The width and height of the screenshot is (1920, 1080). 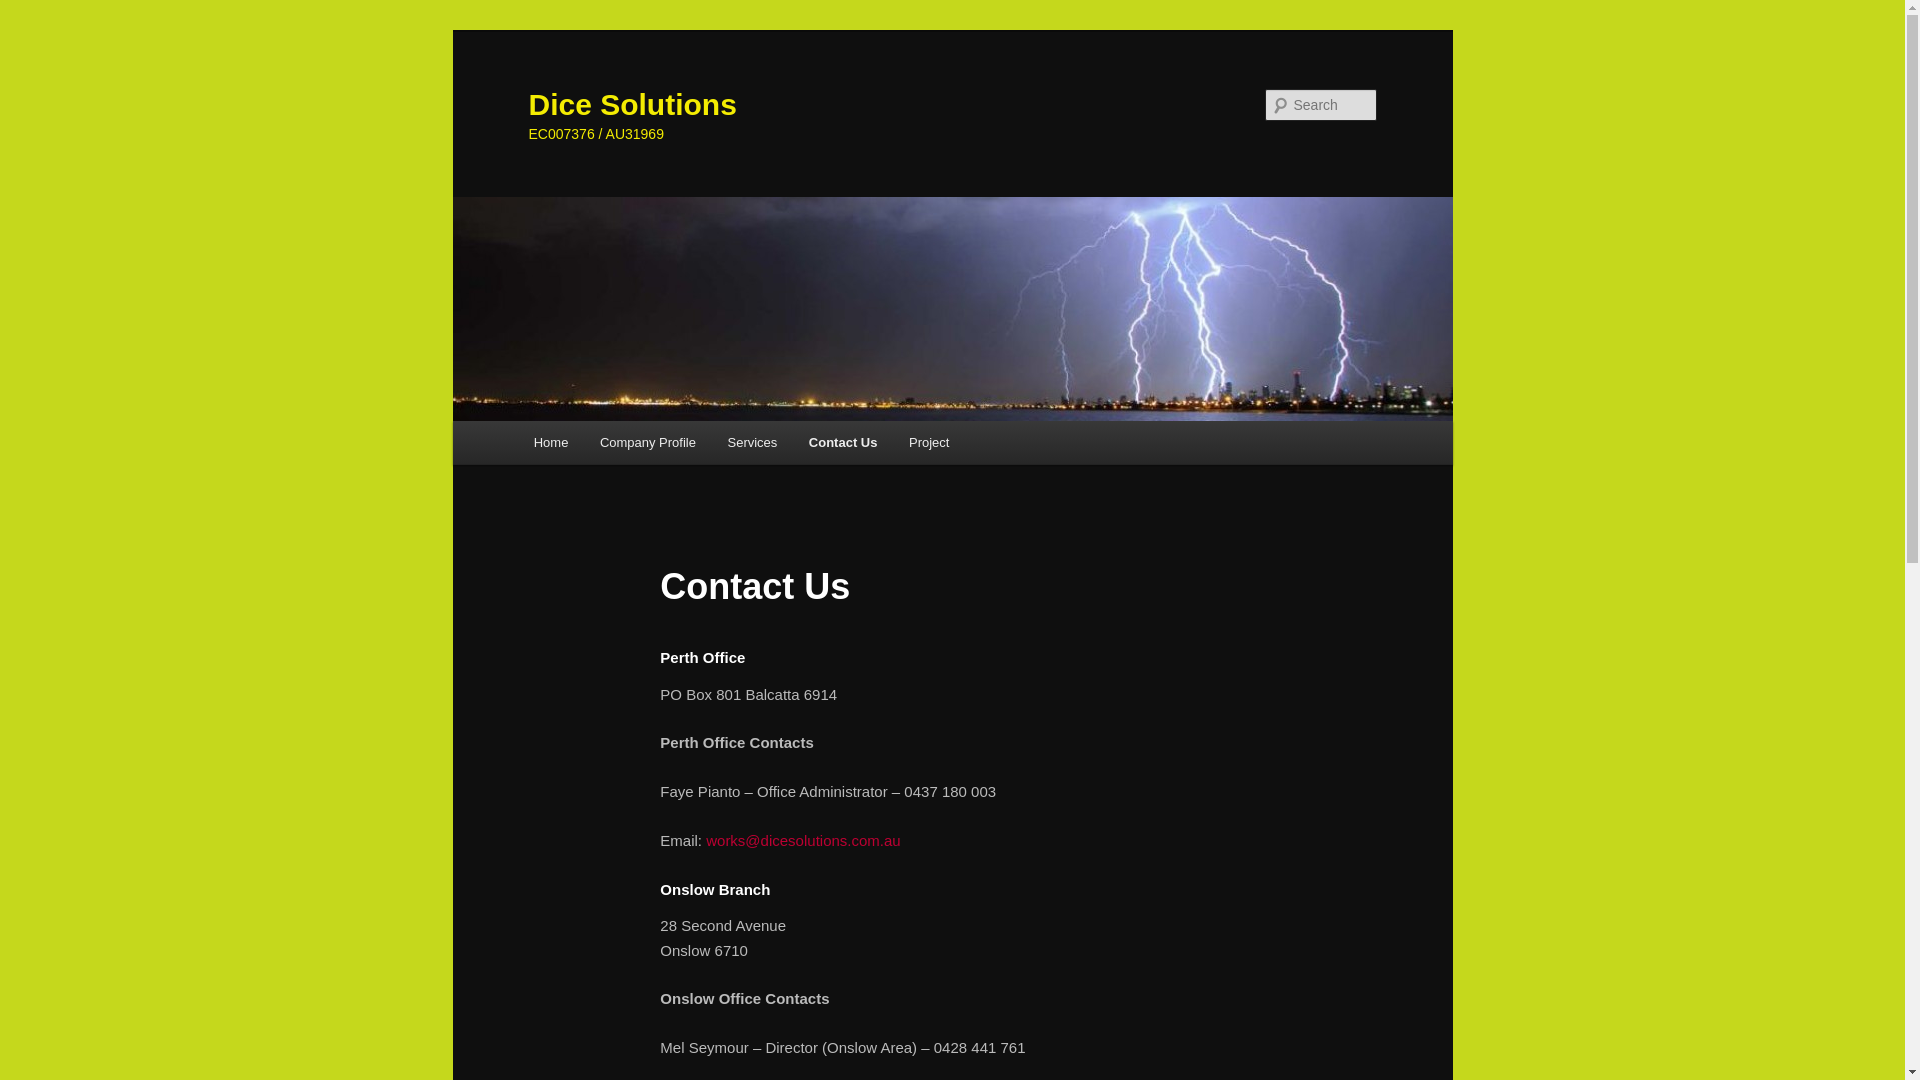 I want to click on 'Skip to primary content', so click(x=29, y=30).